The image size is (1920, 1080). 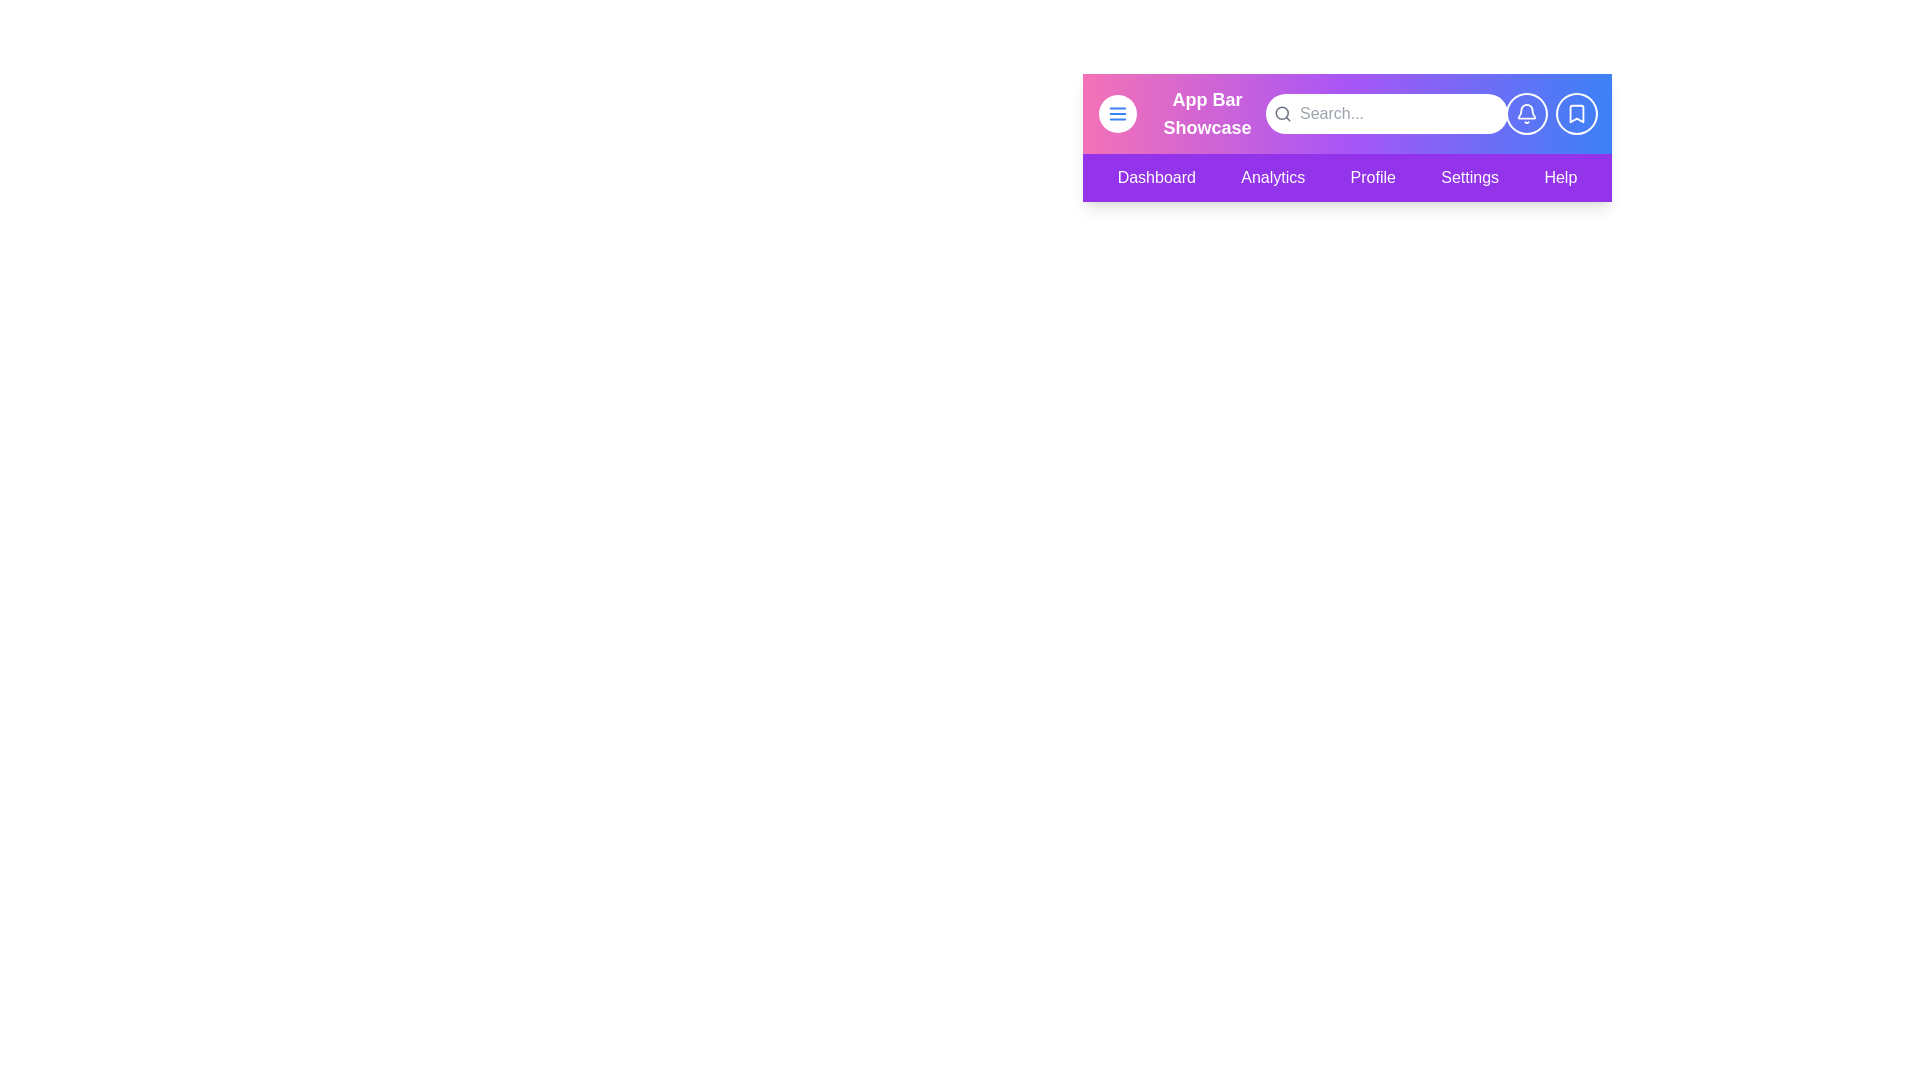 What do you see at coordinates (1399, 114) in the screenshot?
I see `the search field and type the desired text` at bounding box center [1399, 114].